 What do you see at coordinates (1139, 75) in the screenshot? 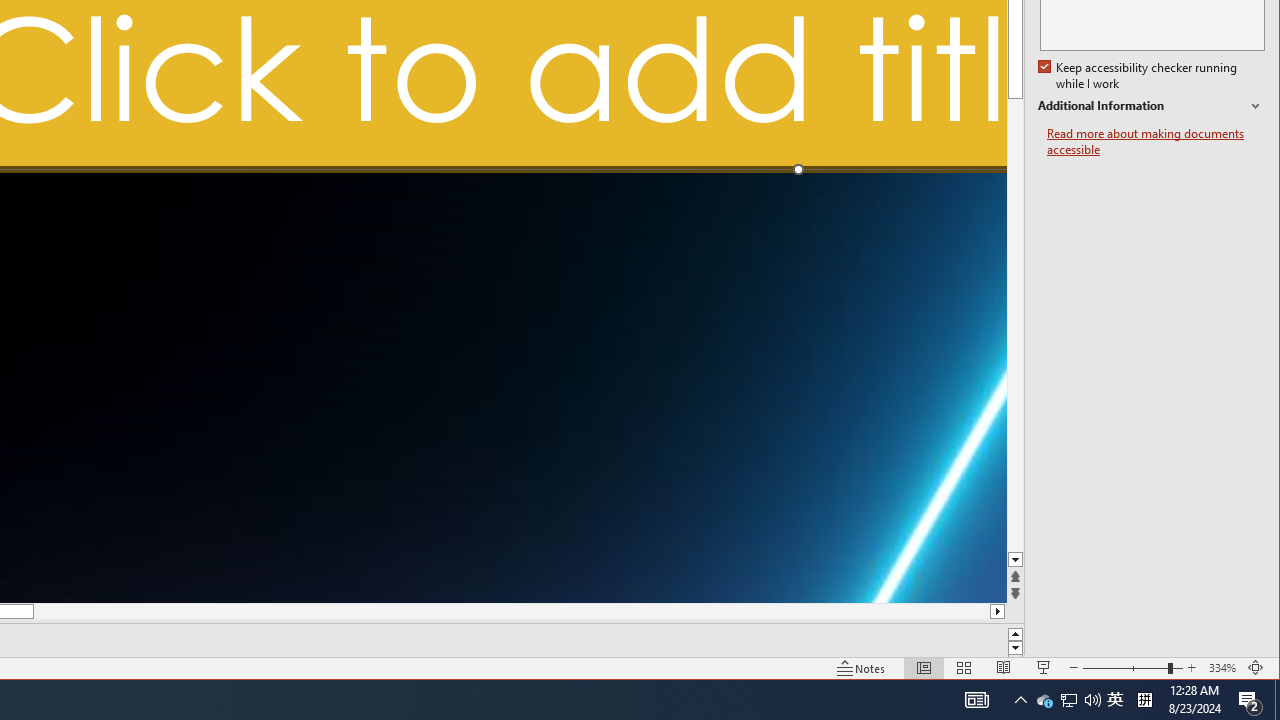
I see `'Additional Information'` at bounding box center [1139, 75].